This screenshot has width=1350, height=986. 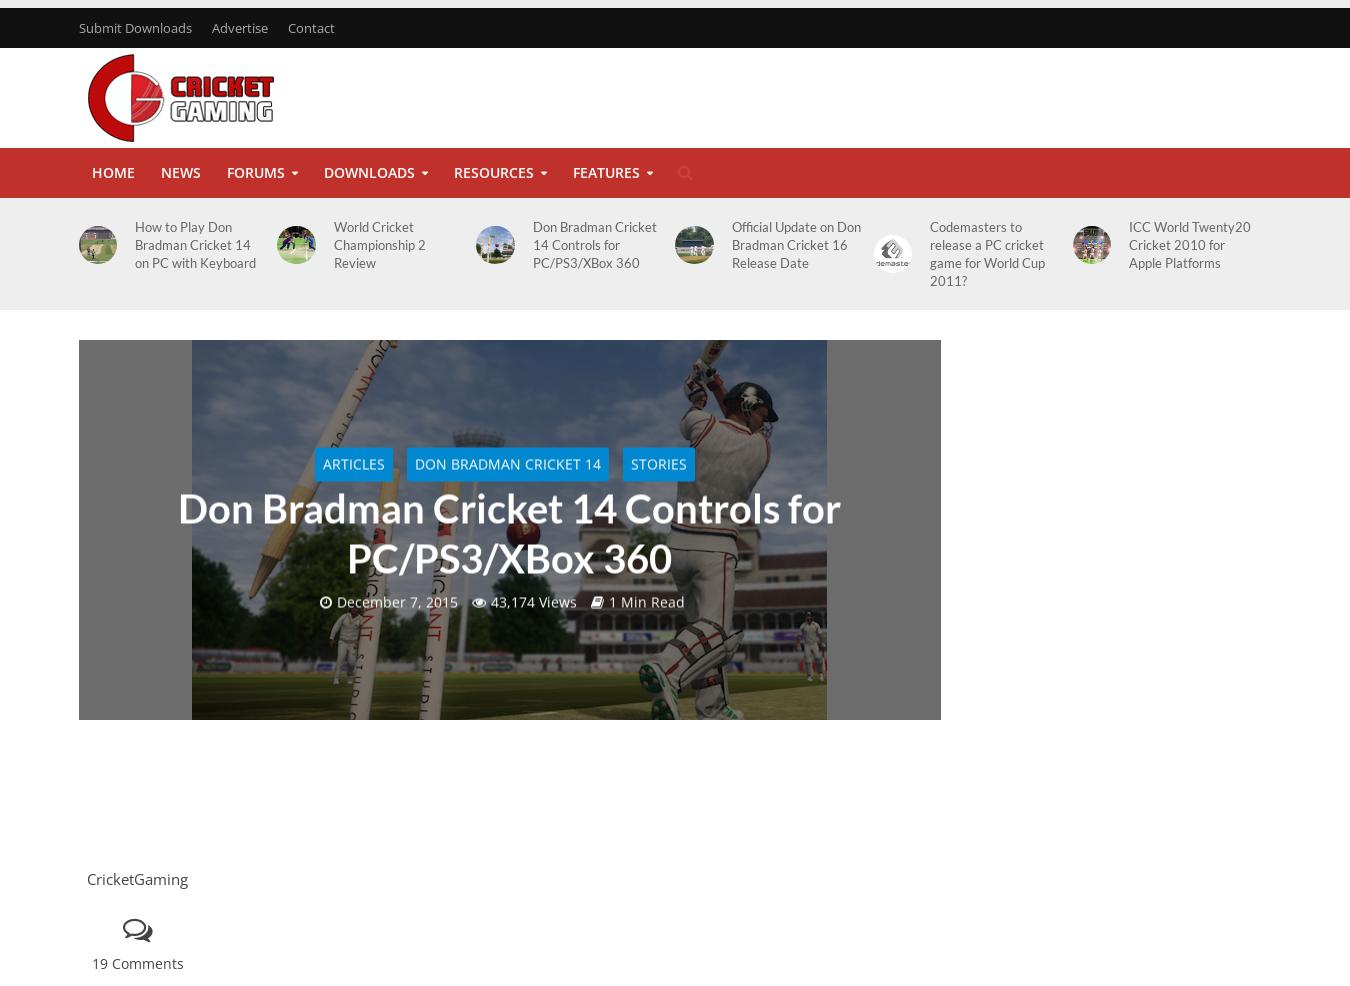 What do you see at coordinates (137, 878) in the screenshot?
I see `'CricketGaming'` at bounding box center [137, 878].